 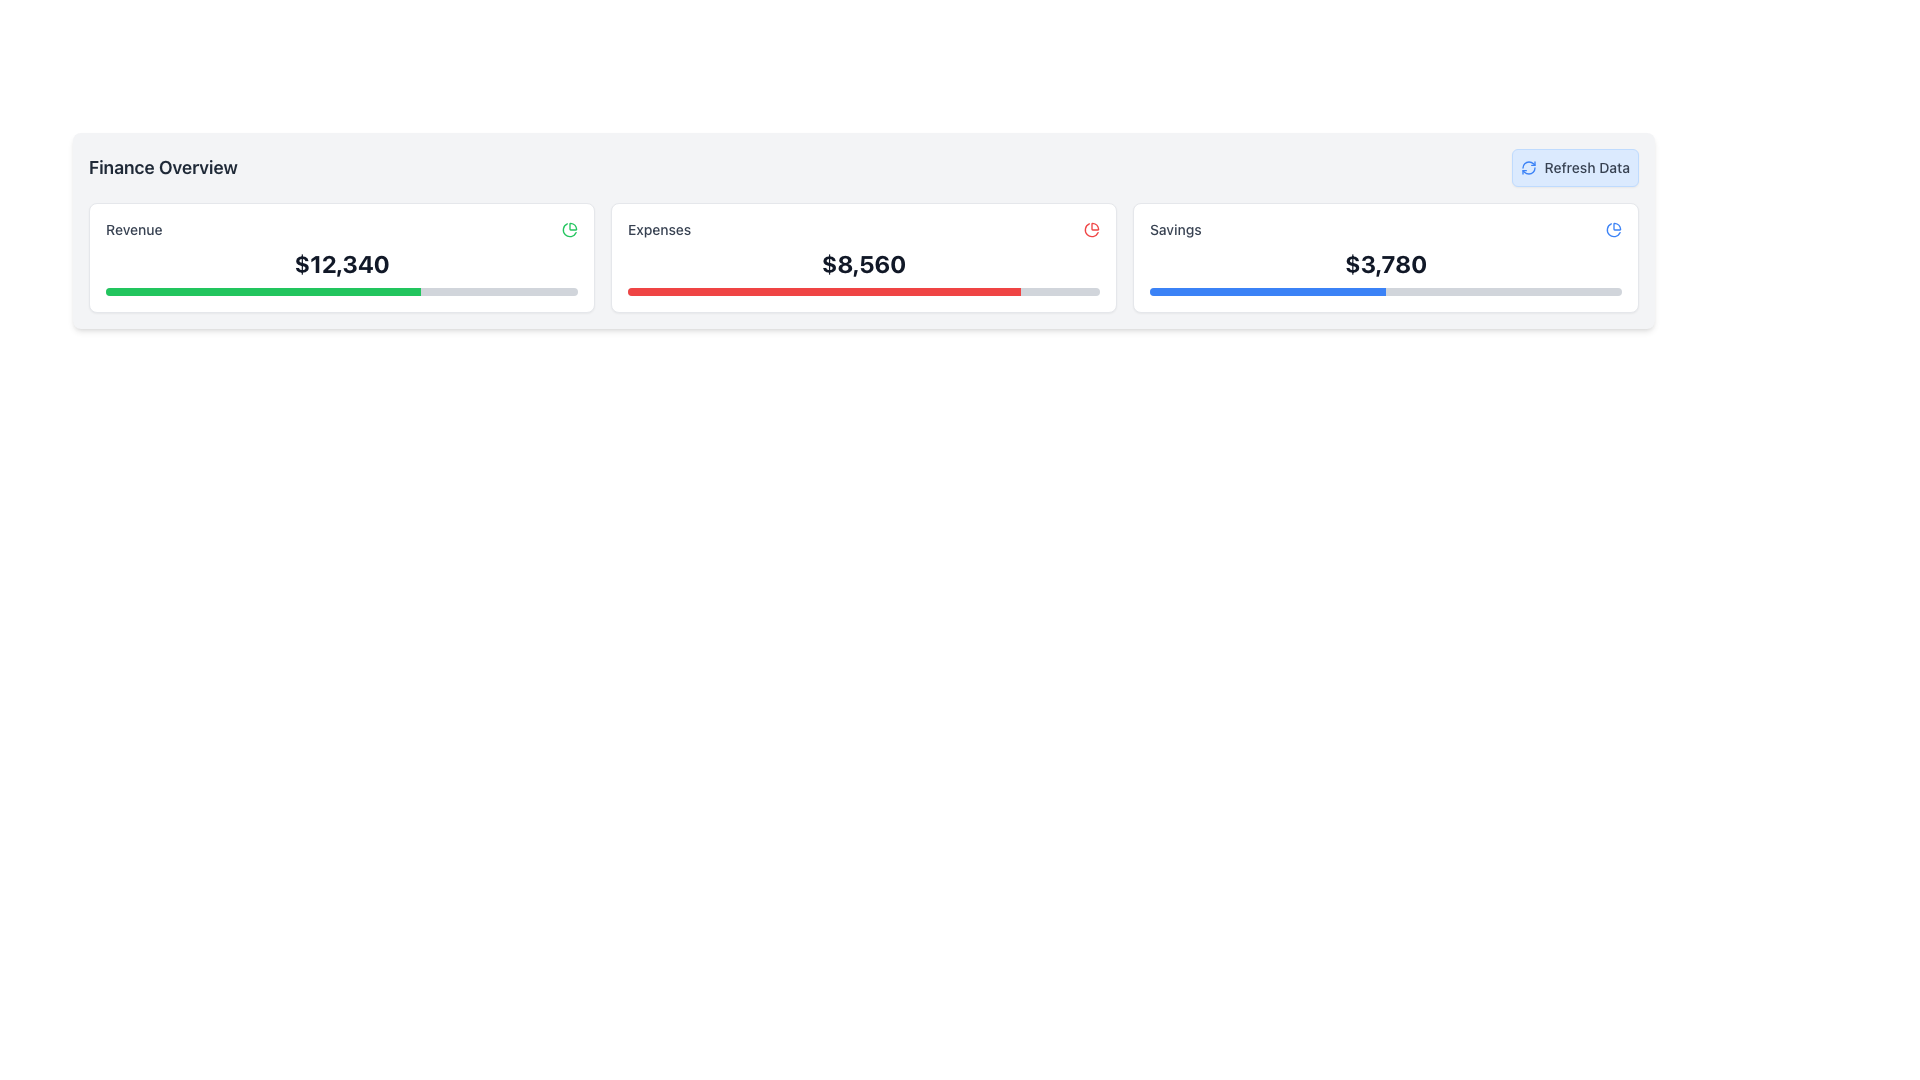 What do you see at coordinates (1574, 167) in the screenshot?
I see `the refresh button located at the top-right corner of the 'Finance Overview' section to refresh the displayed data` at bounding box center [1574, 167].